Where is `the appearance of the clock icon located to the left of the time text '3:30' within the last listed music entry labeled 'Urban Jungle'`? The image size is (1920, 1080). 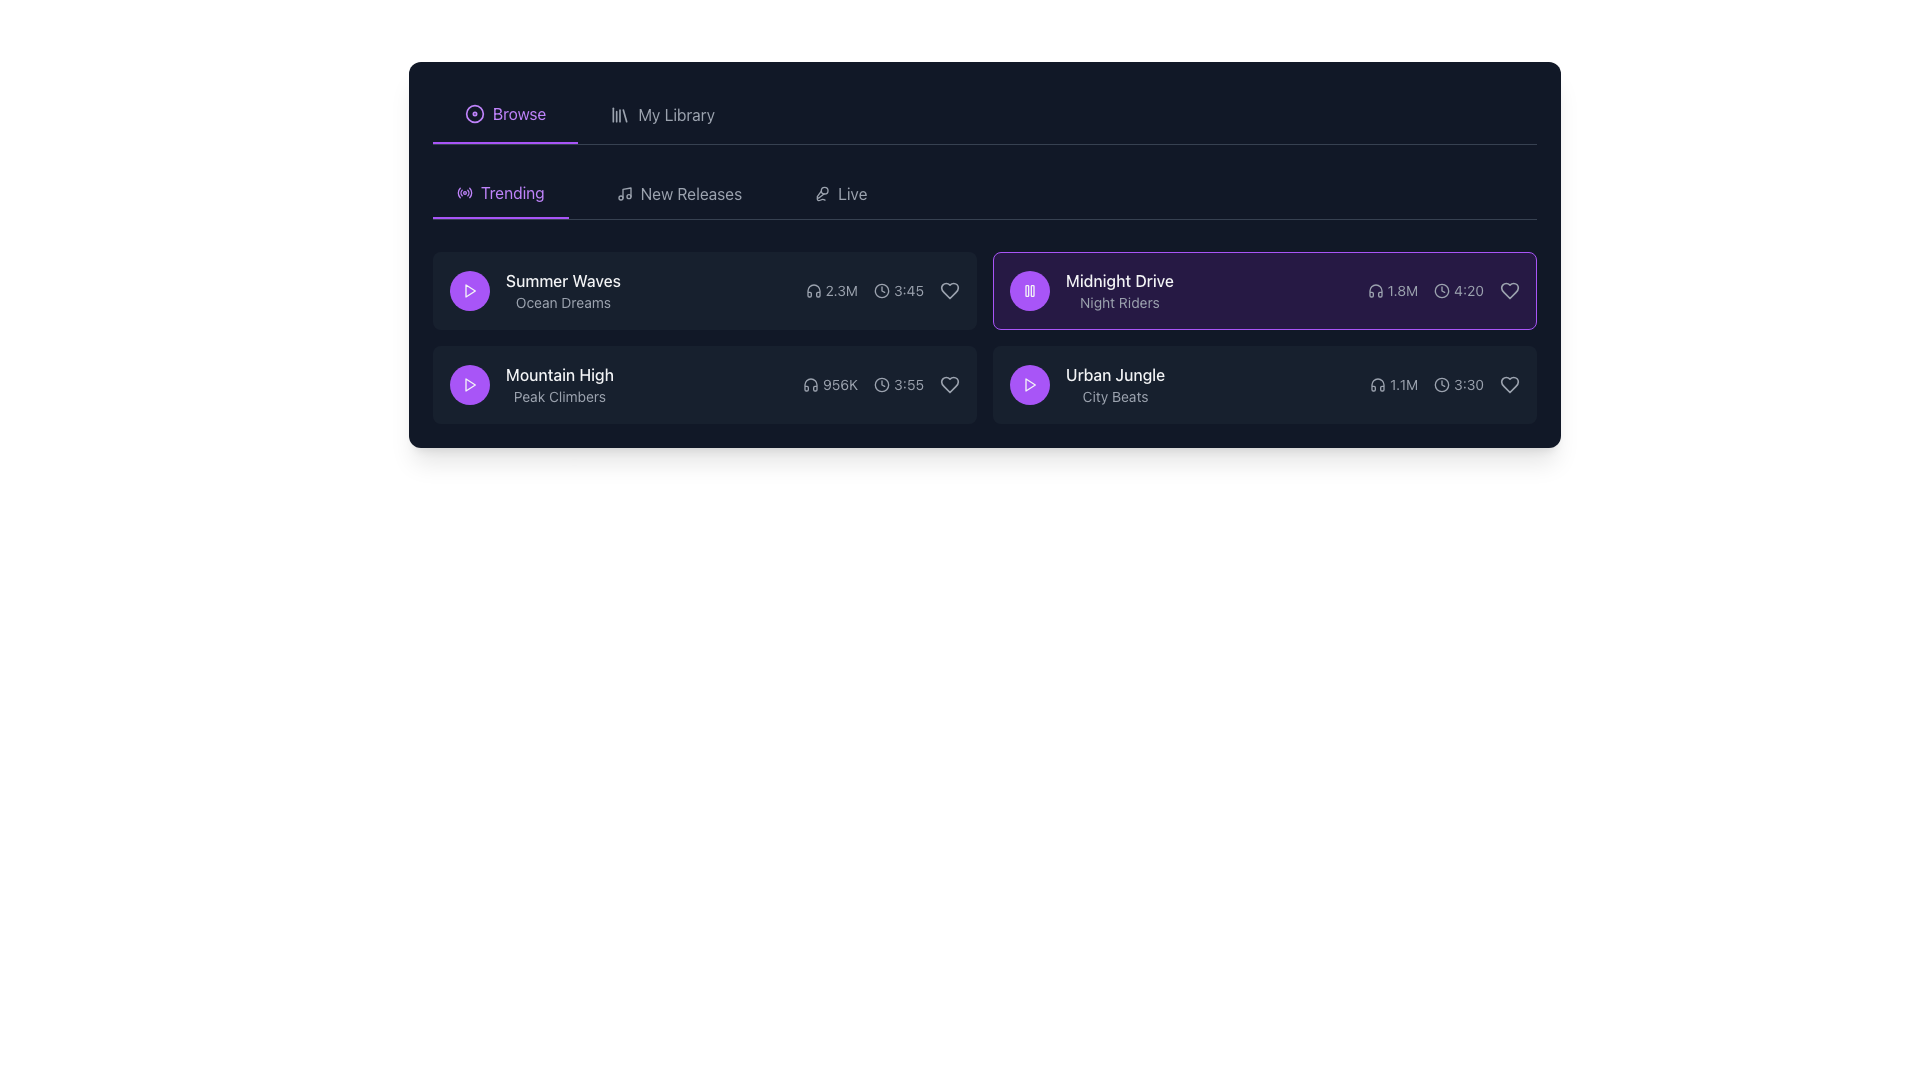
the appearance of the clock icon located to the left of the time text '3:30' within the last listed music entry labeled 'Urban Jungle' is located at coordinates (1442, 385).